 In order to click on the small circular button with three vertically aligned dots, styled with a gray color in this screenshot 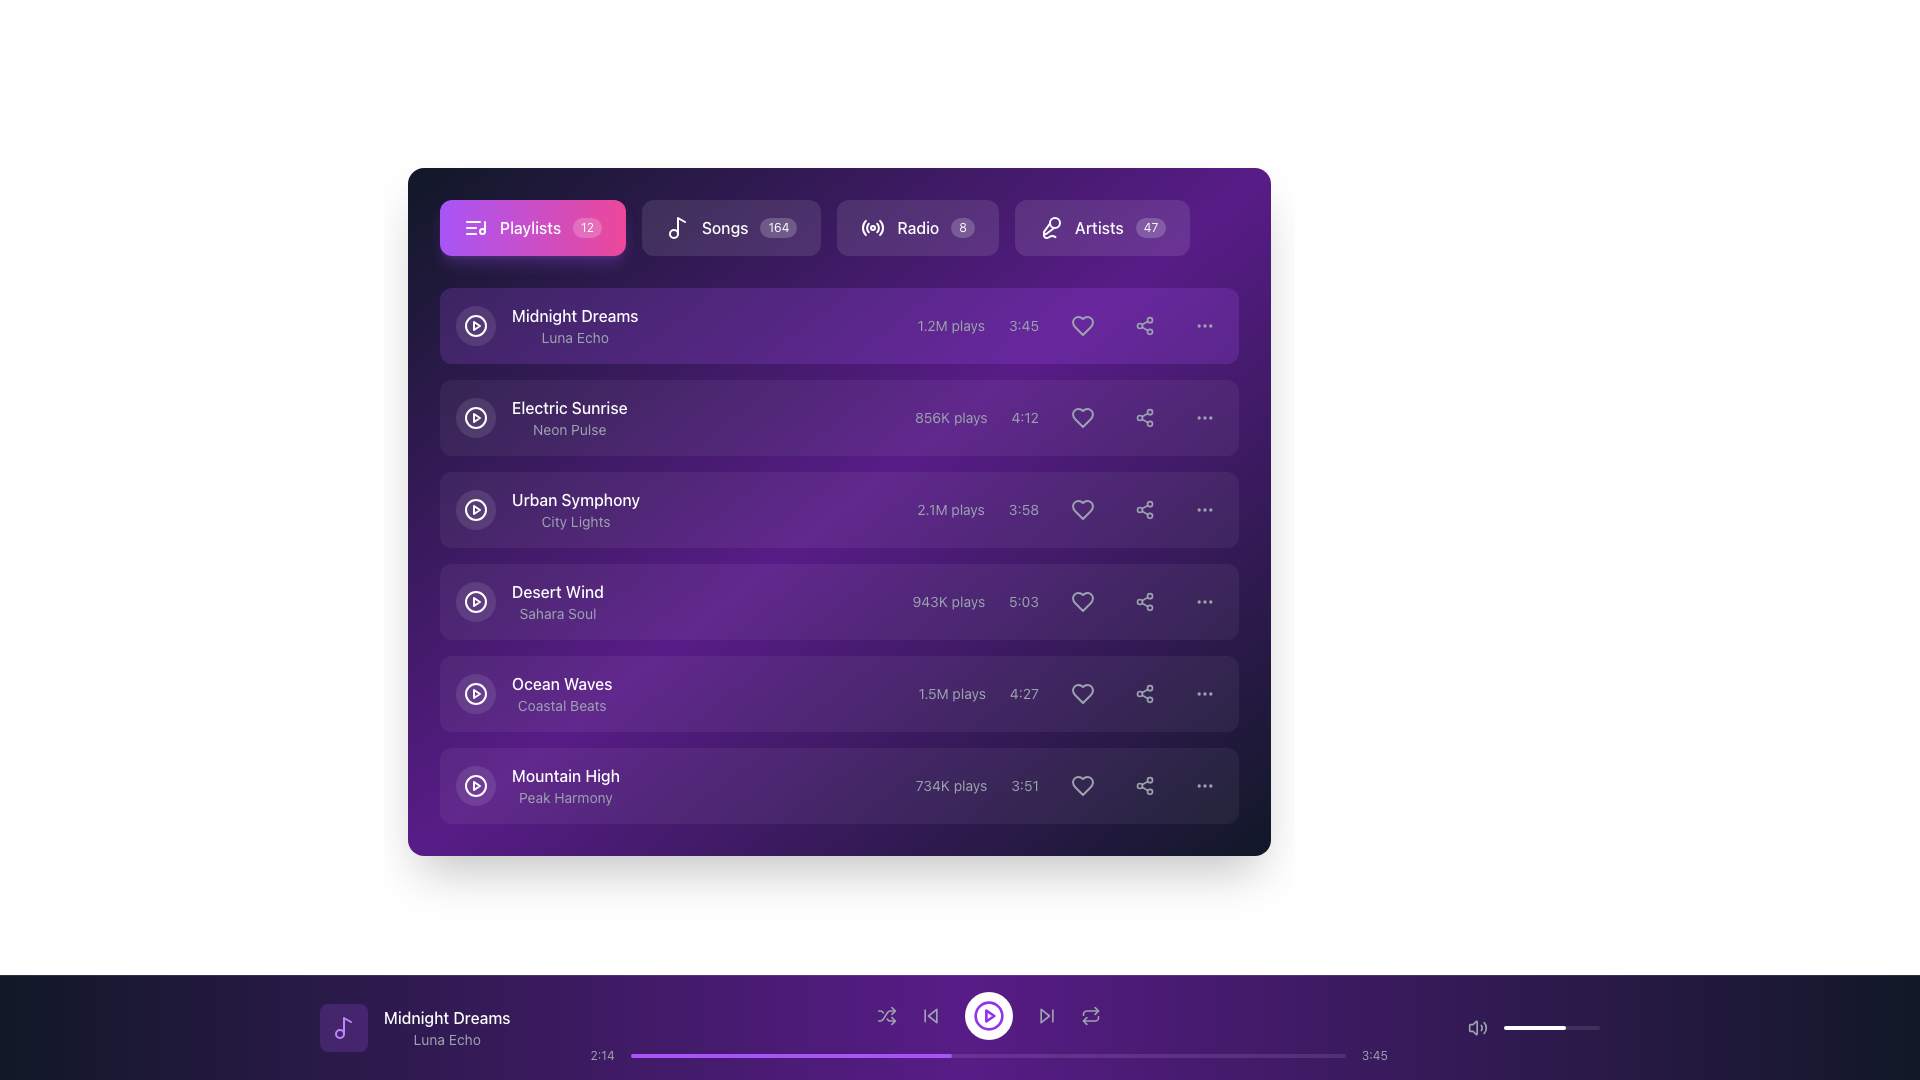, I will do `click(1203, 416)`.